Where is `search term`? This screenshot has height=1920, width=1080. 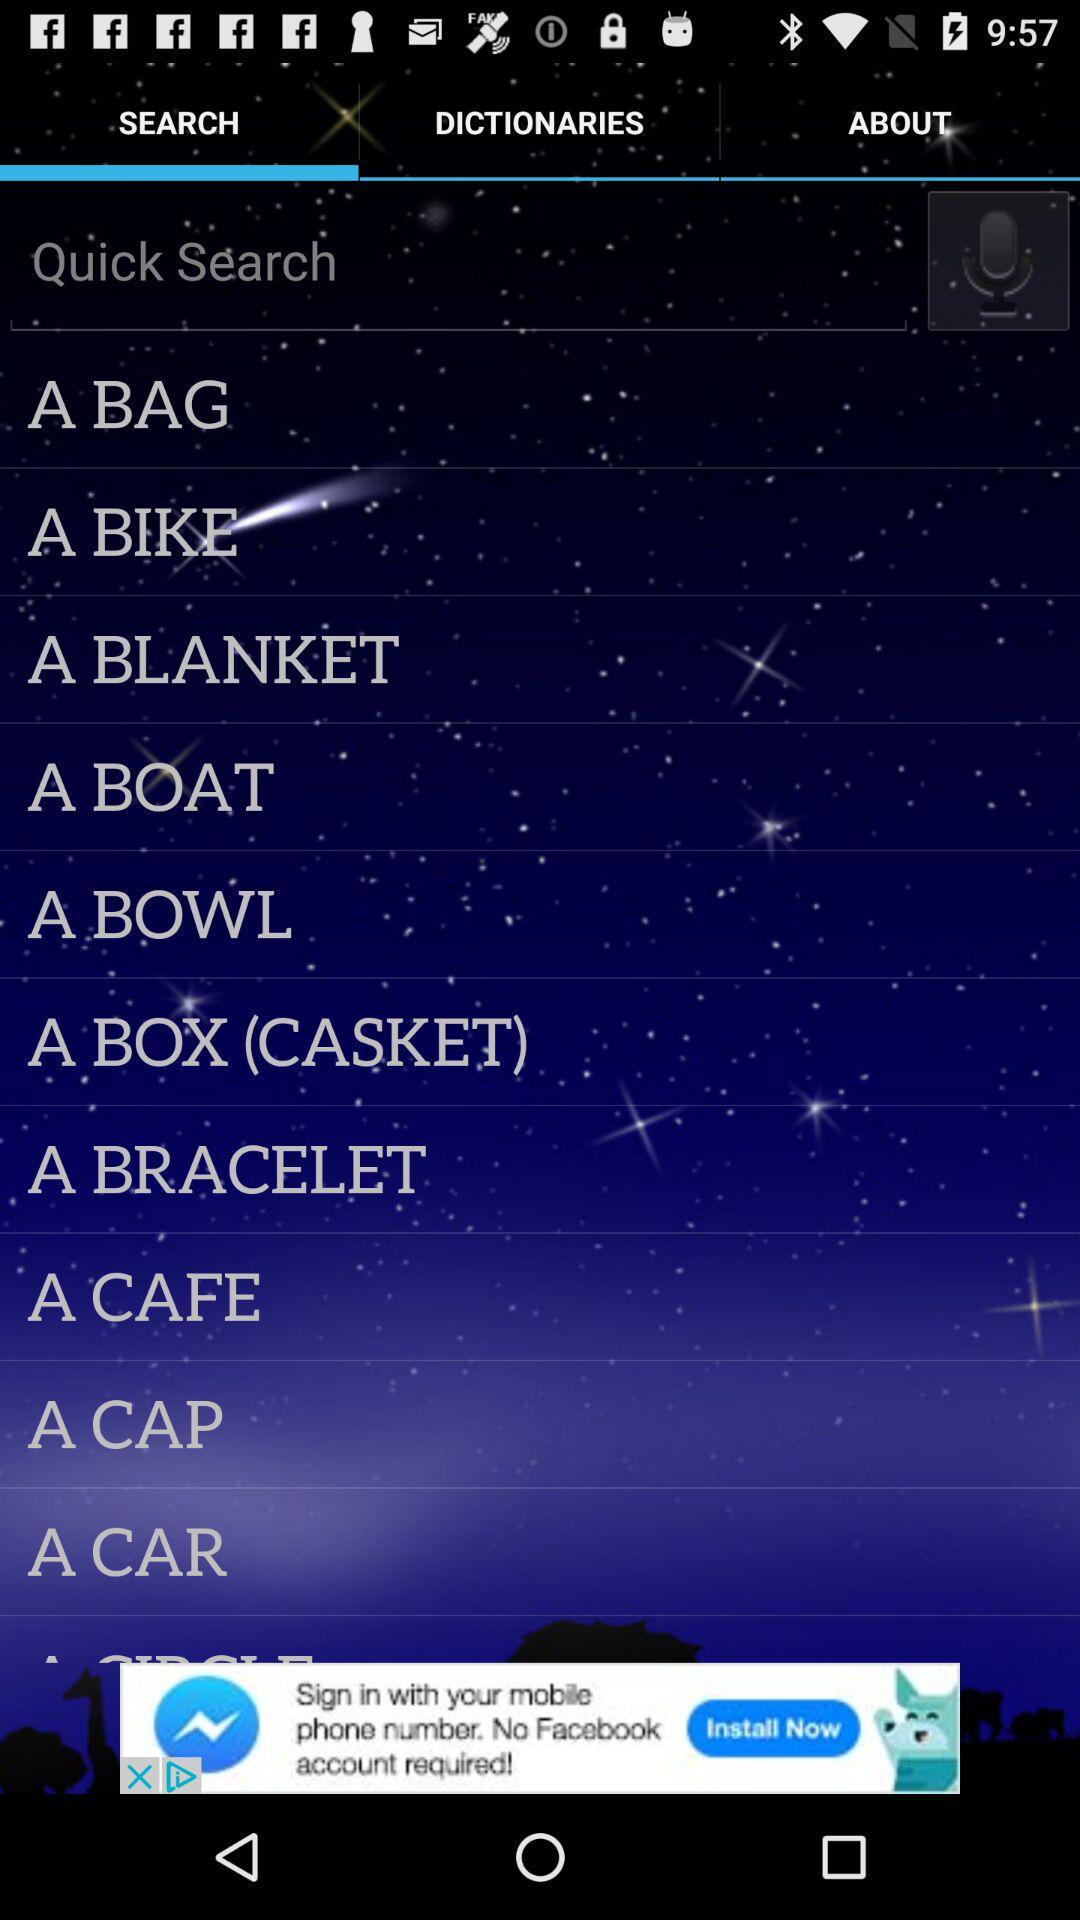 search term is located at coordinates (458, 259).